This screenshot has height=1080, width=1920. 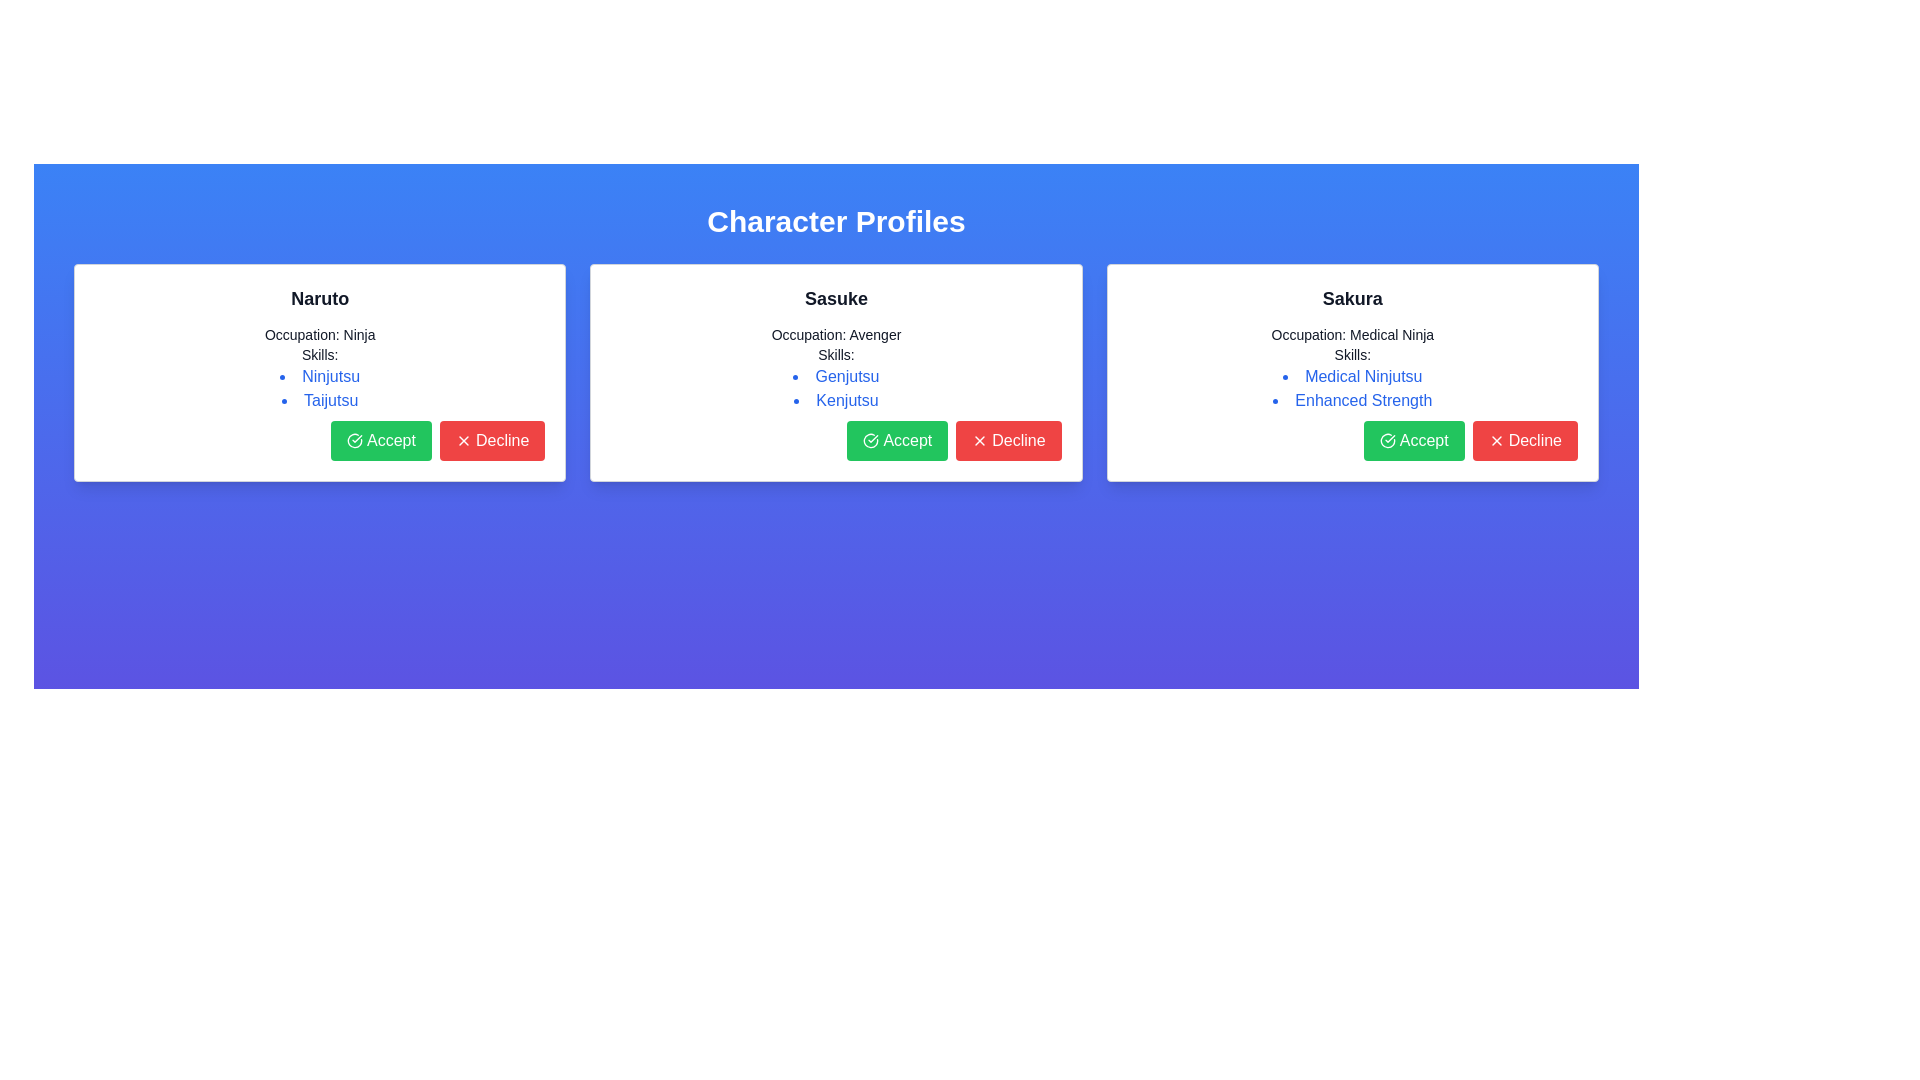 What do you see at coordinates (320, 299) in the screenshot?
I see `bold, black-colored text displaying 'Naruto' located at the top of the leftmost character profile card` at bounding box center [320, 299].